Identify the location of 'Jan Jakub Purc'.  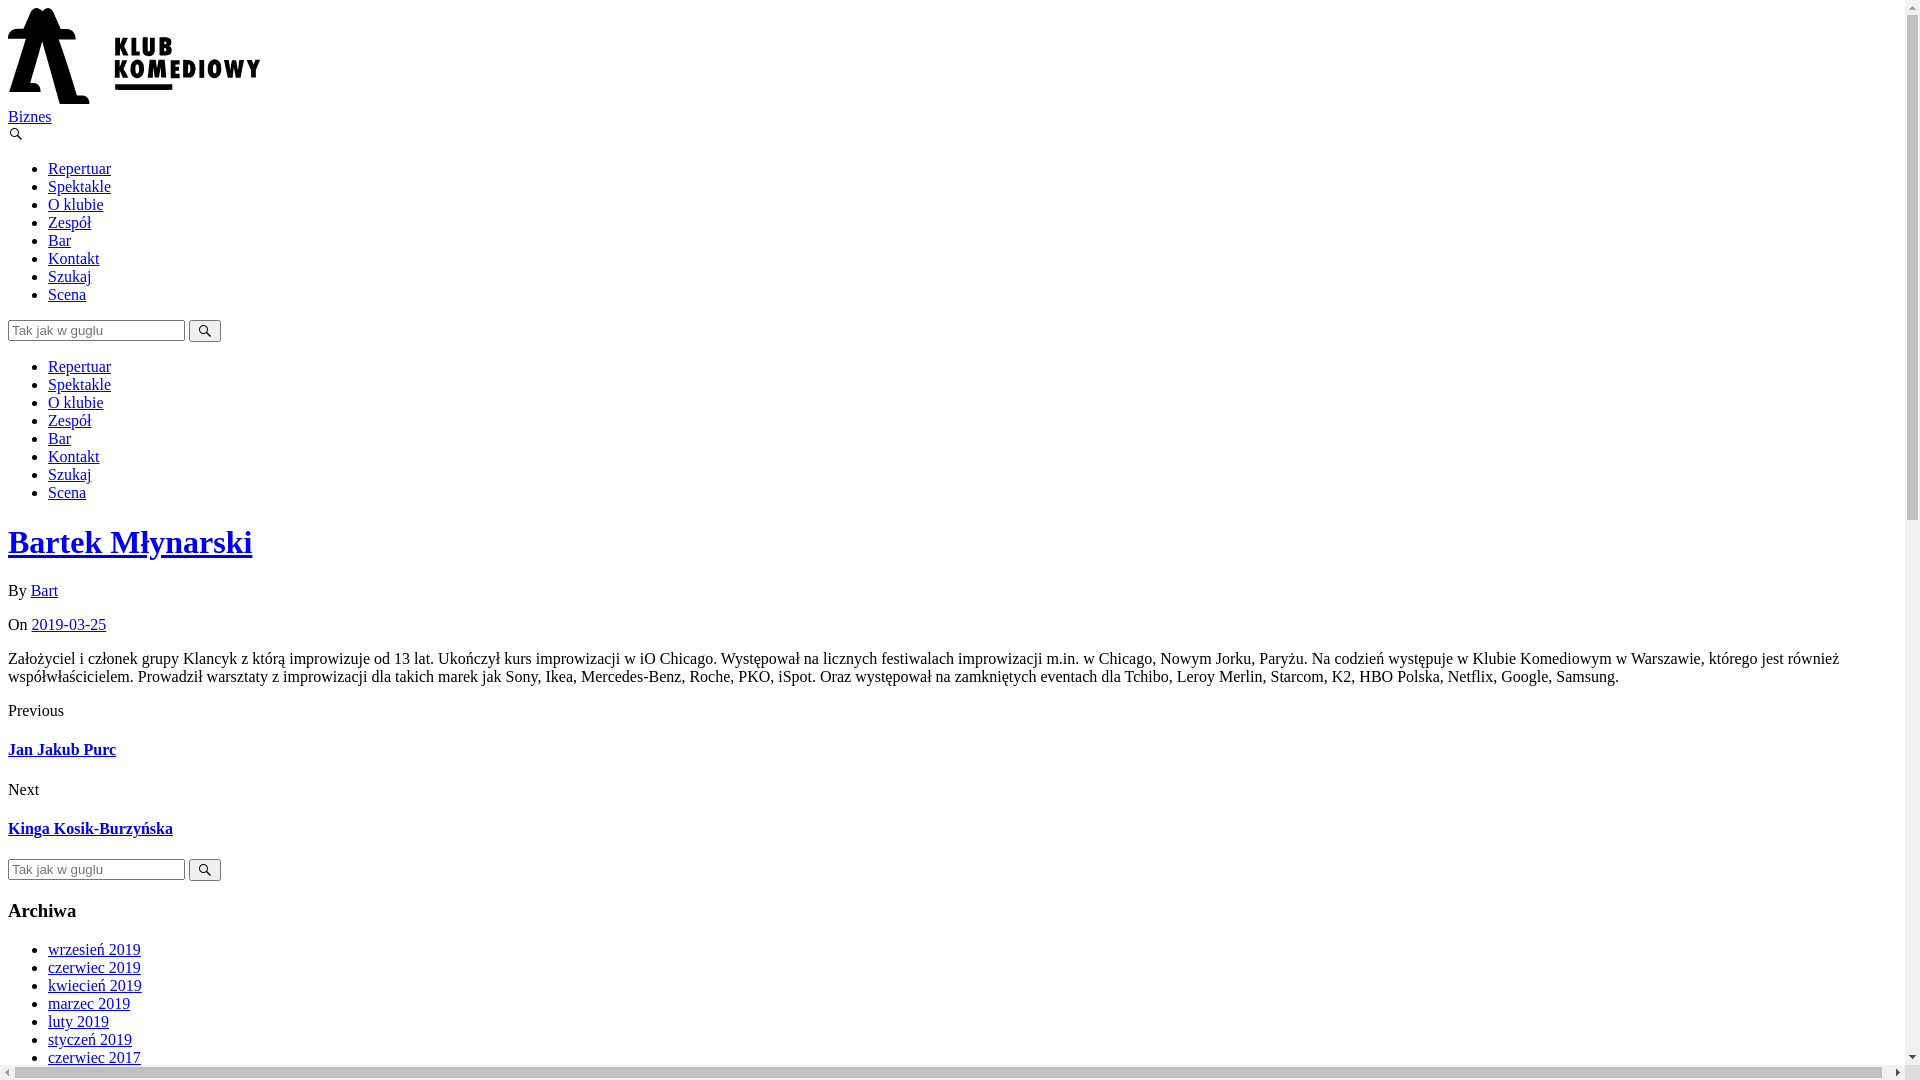
(62, 749).